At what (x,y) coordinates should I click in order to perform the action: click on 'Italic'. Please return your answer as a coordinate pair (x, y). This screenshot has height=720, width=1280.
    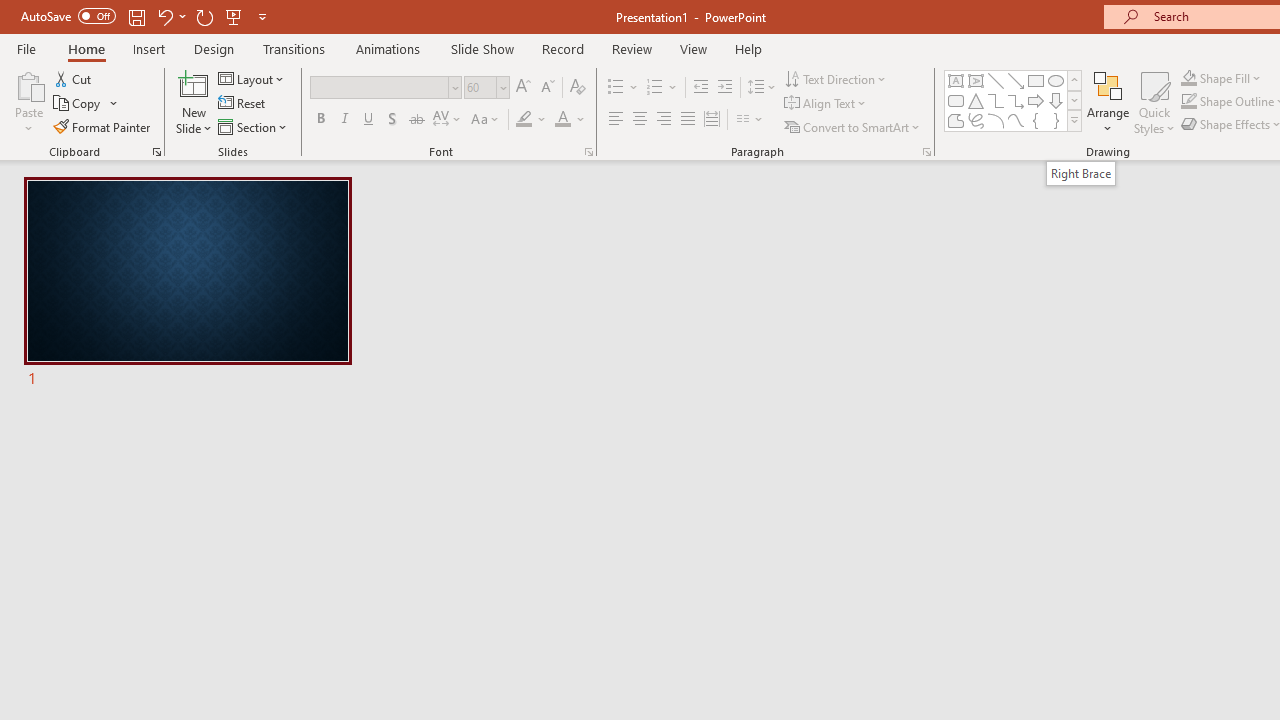
    Looking at the image, I should click on (344, 119).